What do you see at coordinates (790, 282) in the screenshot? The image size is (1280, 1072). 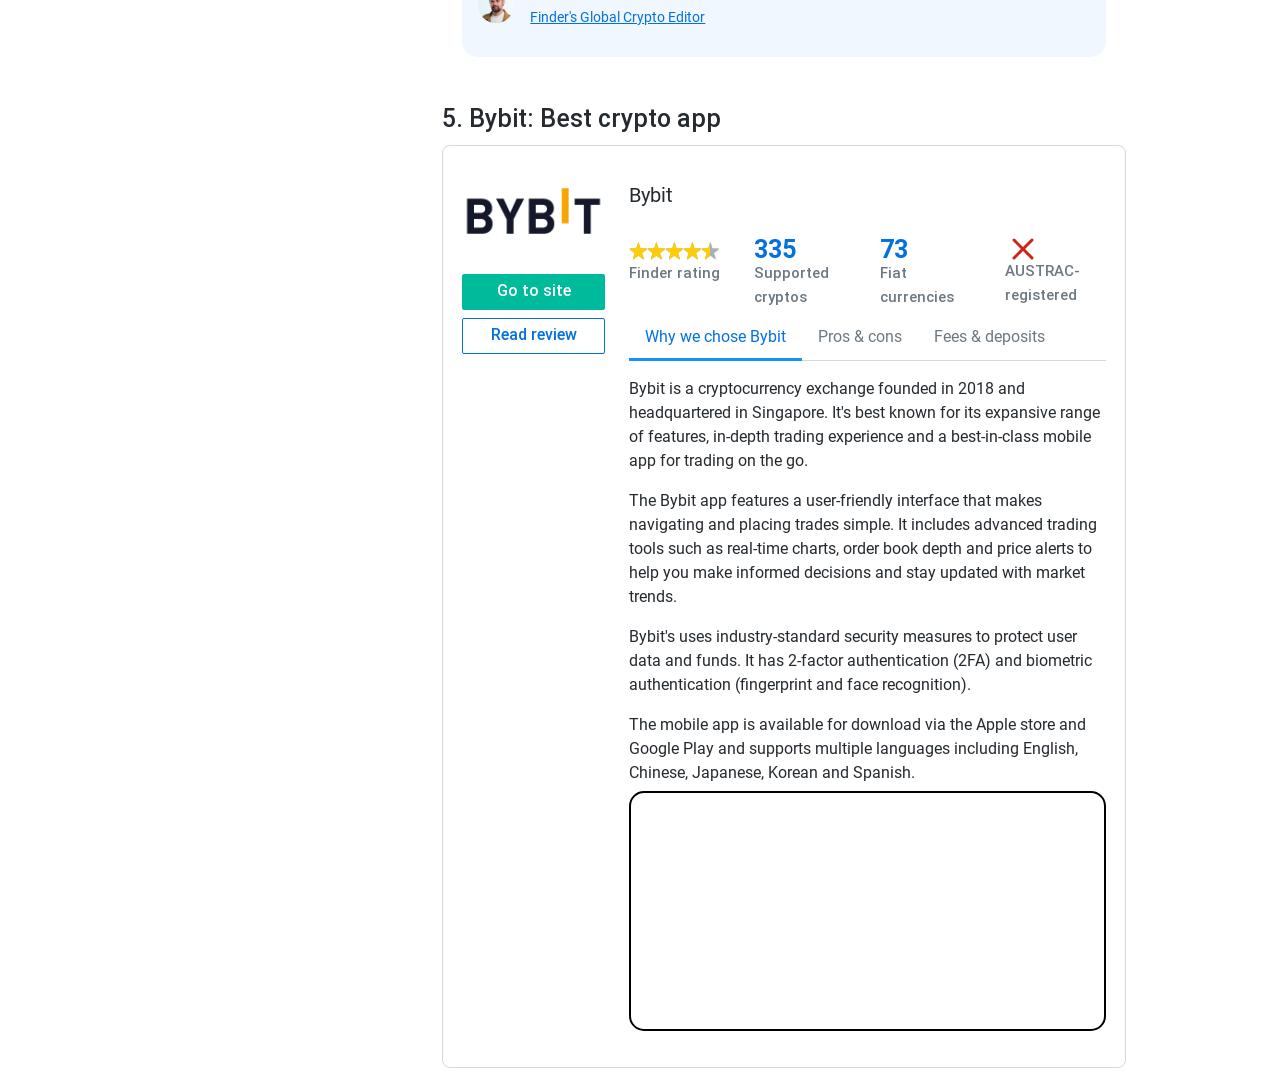 I see `'Supported cryptos'` at bounding box center [790, 282].